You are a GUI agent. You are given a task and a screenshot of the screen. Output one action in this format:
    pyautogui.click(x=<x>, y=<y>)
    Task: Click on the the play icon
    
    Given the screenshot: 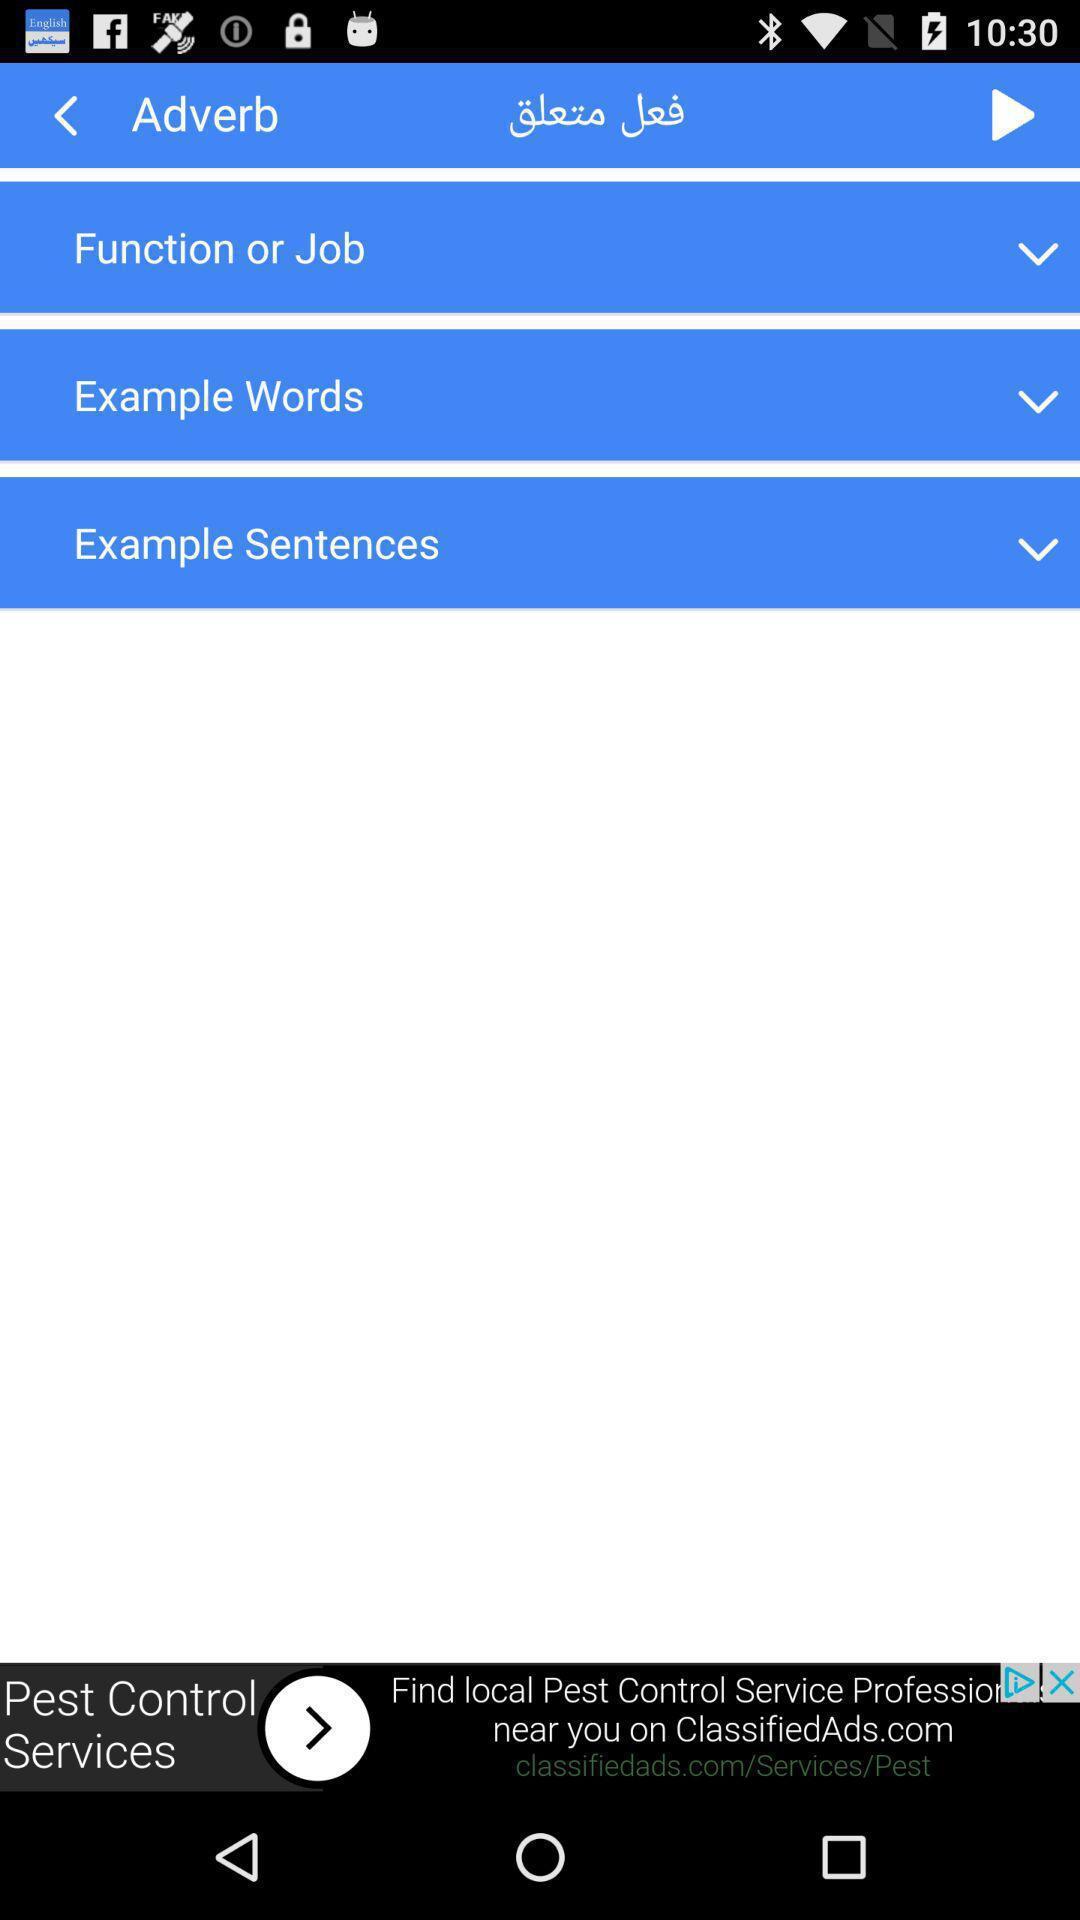 What is the action you would take?
    pyautogui.click(x=1014, y=122)
    